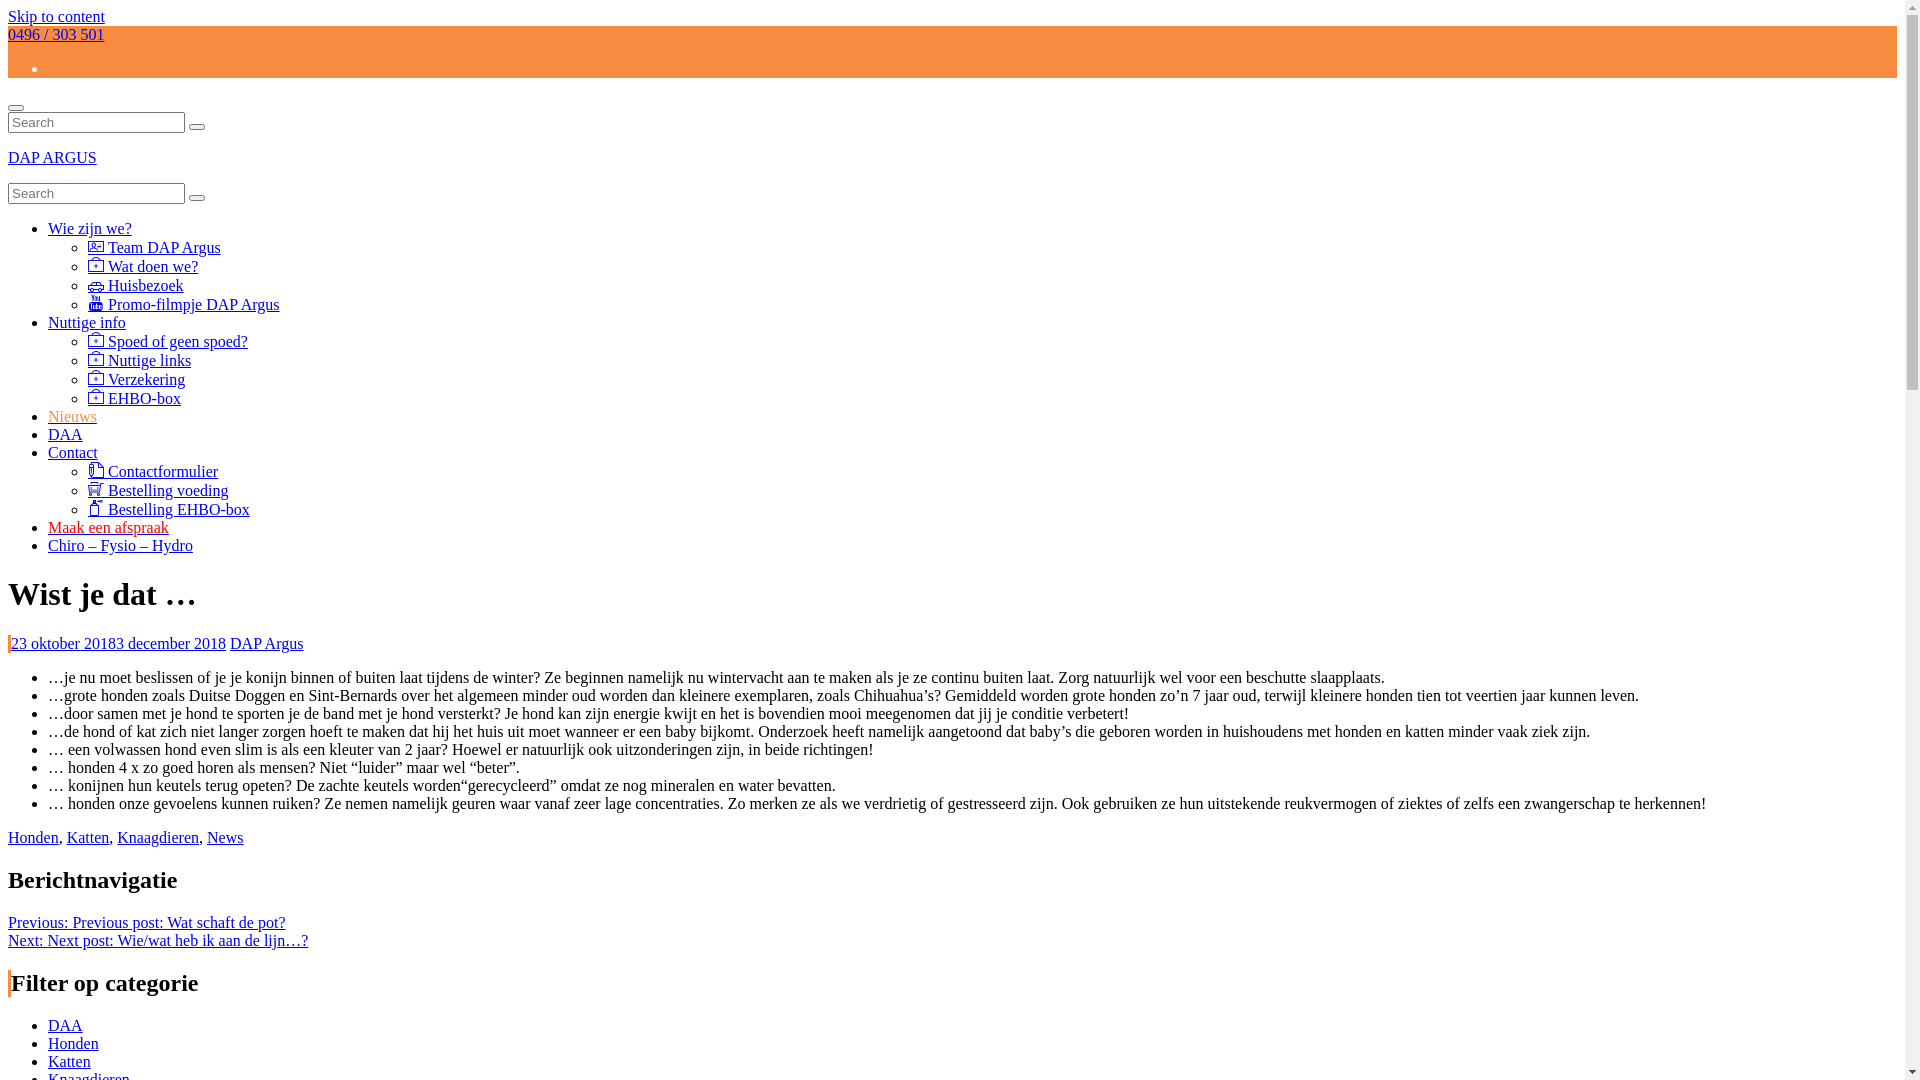 This screenshot has width=1920, height=1080. Describe the element at coordinates (56, 16) in the screenshot. I see `'Skip to content'` at that location.